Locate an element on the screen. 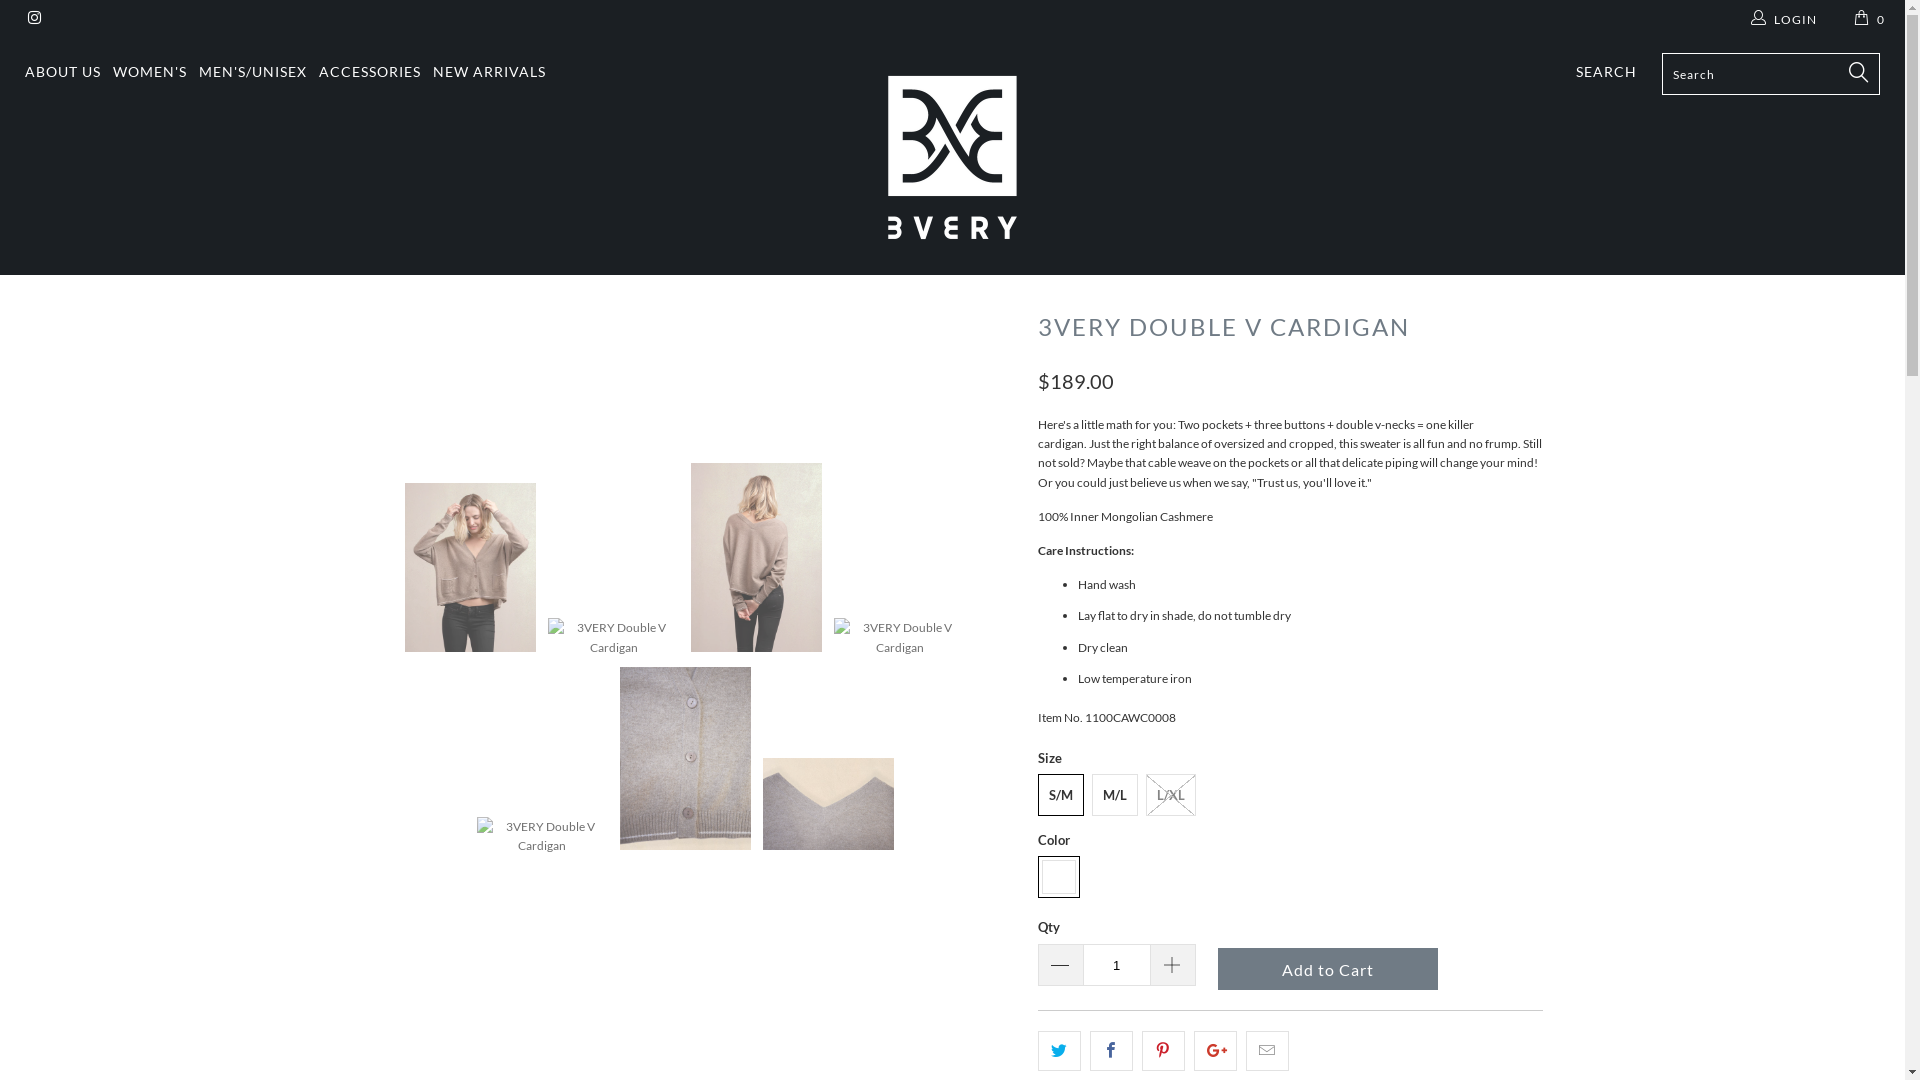 The height and width of the screenshot is (1080, 1920). 'Add to Cart' is located at coordinates (1328, 967).